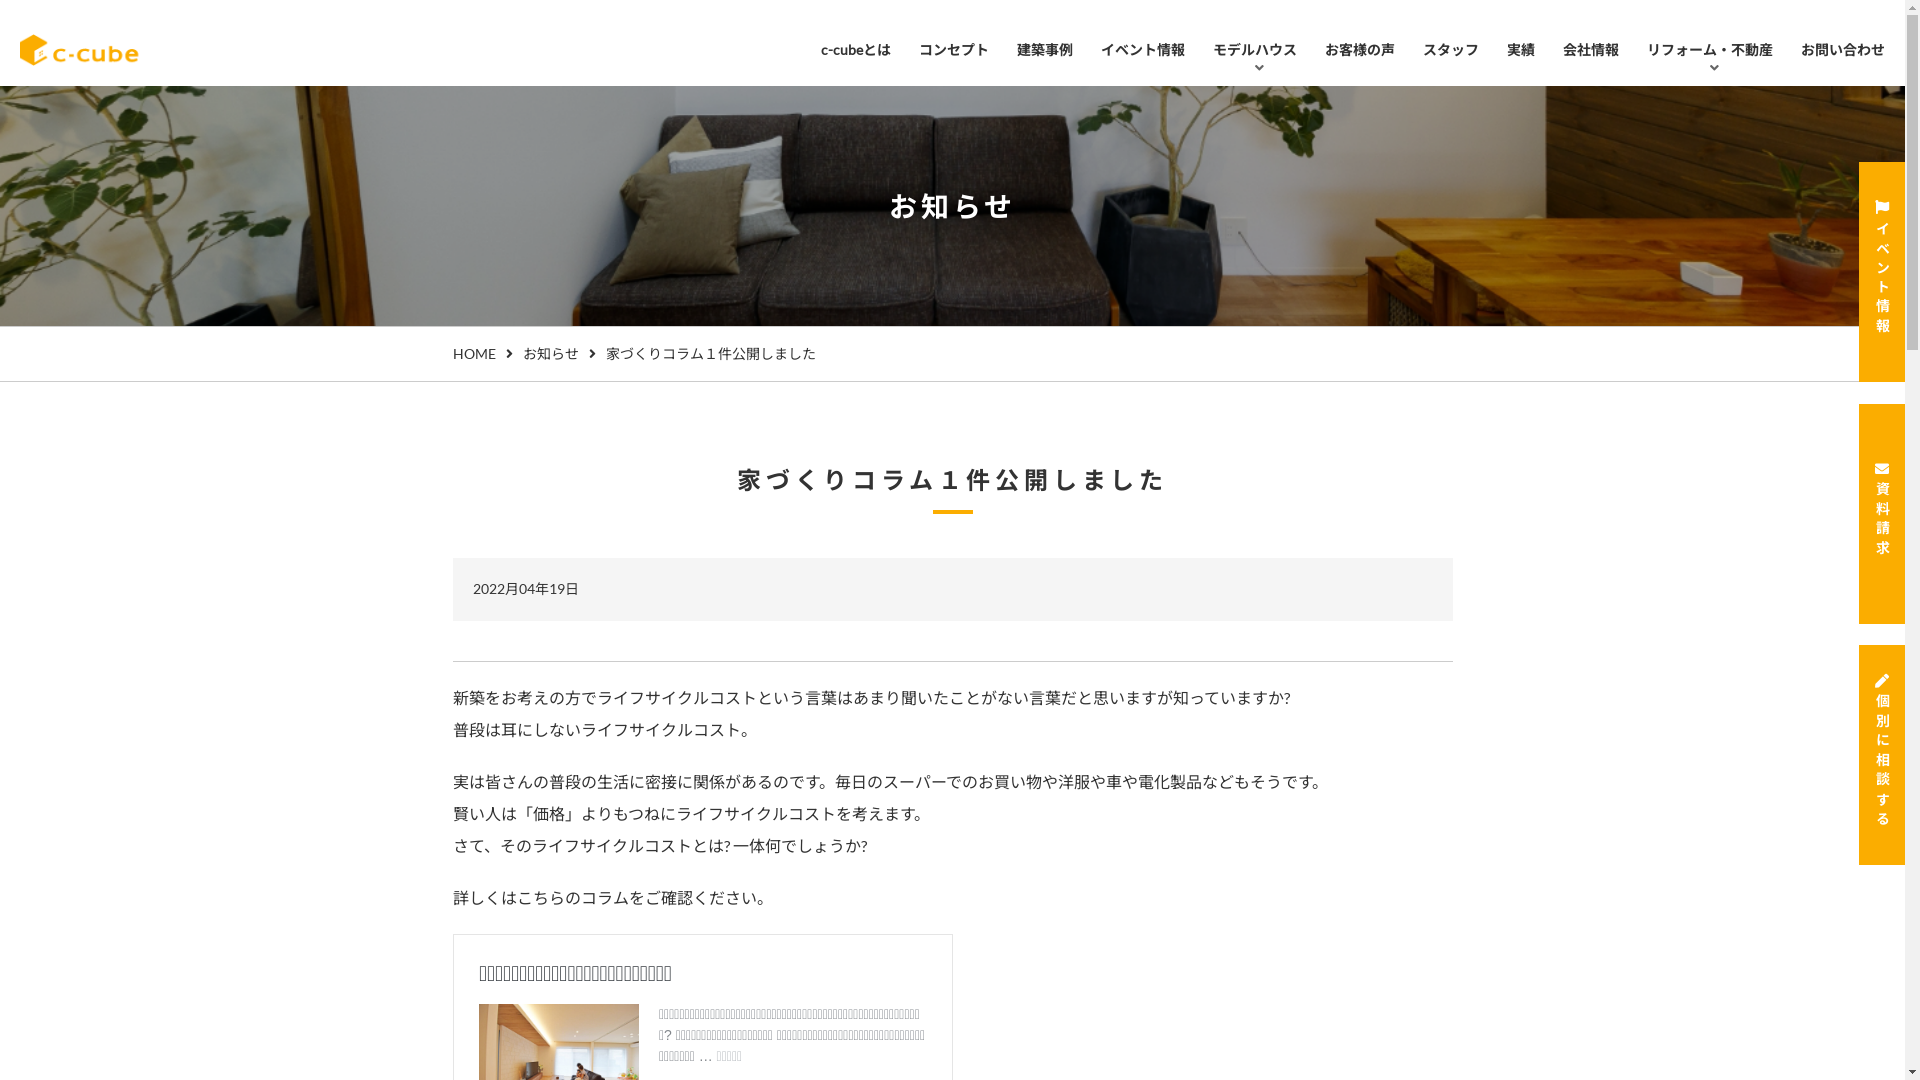 This screenshot has width=1920, height=1080. Describe the element at coordinates (450, 352) in the screenshot. I see `'HOME'` at that location.